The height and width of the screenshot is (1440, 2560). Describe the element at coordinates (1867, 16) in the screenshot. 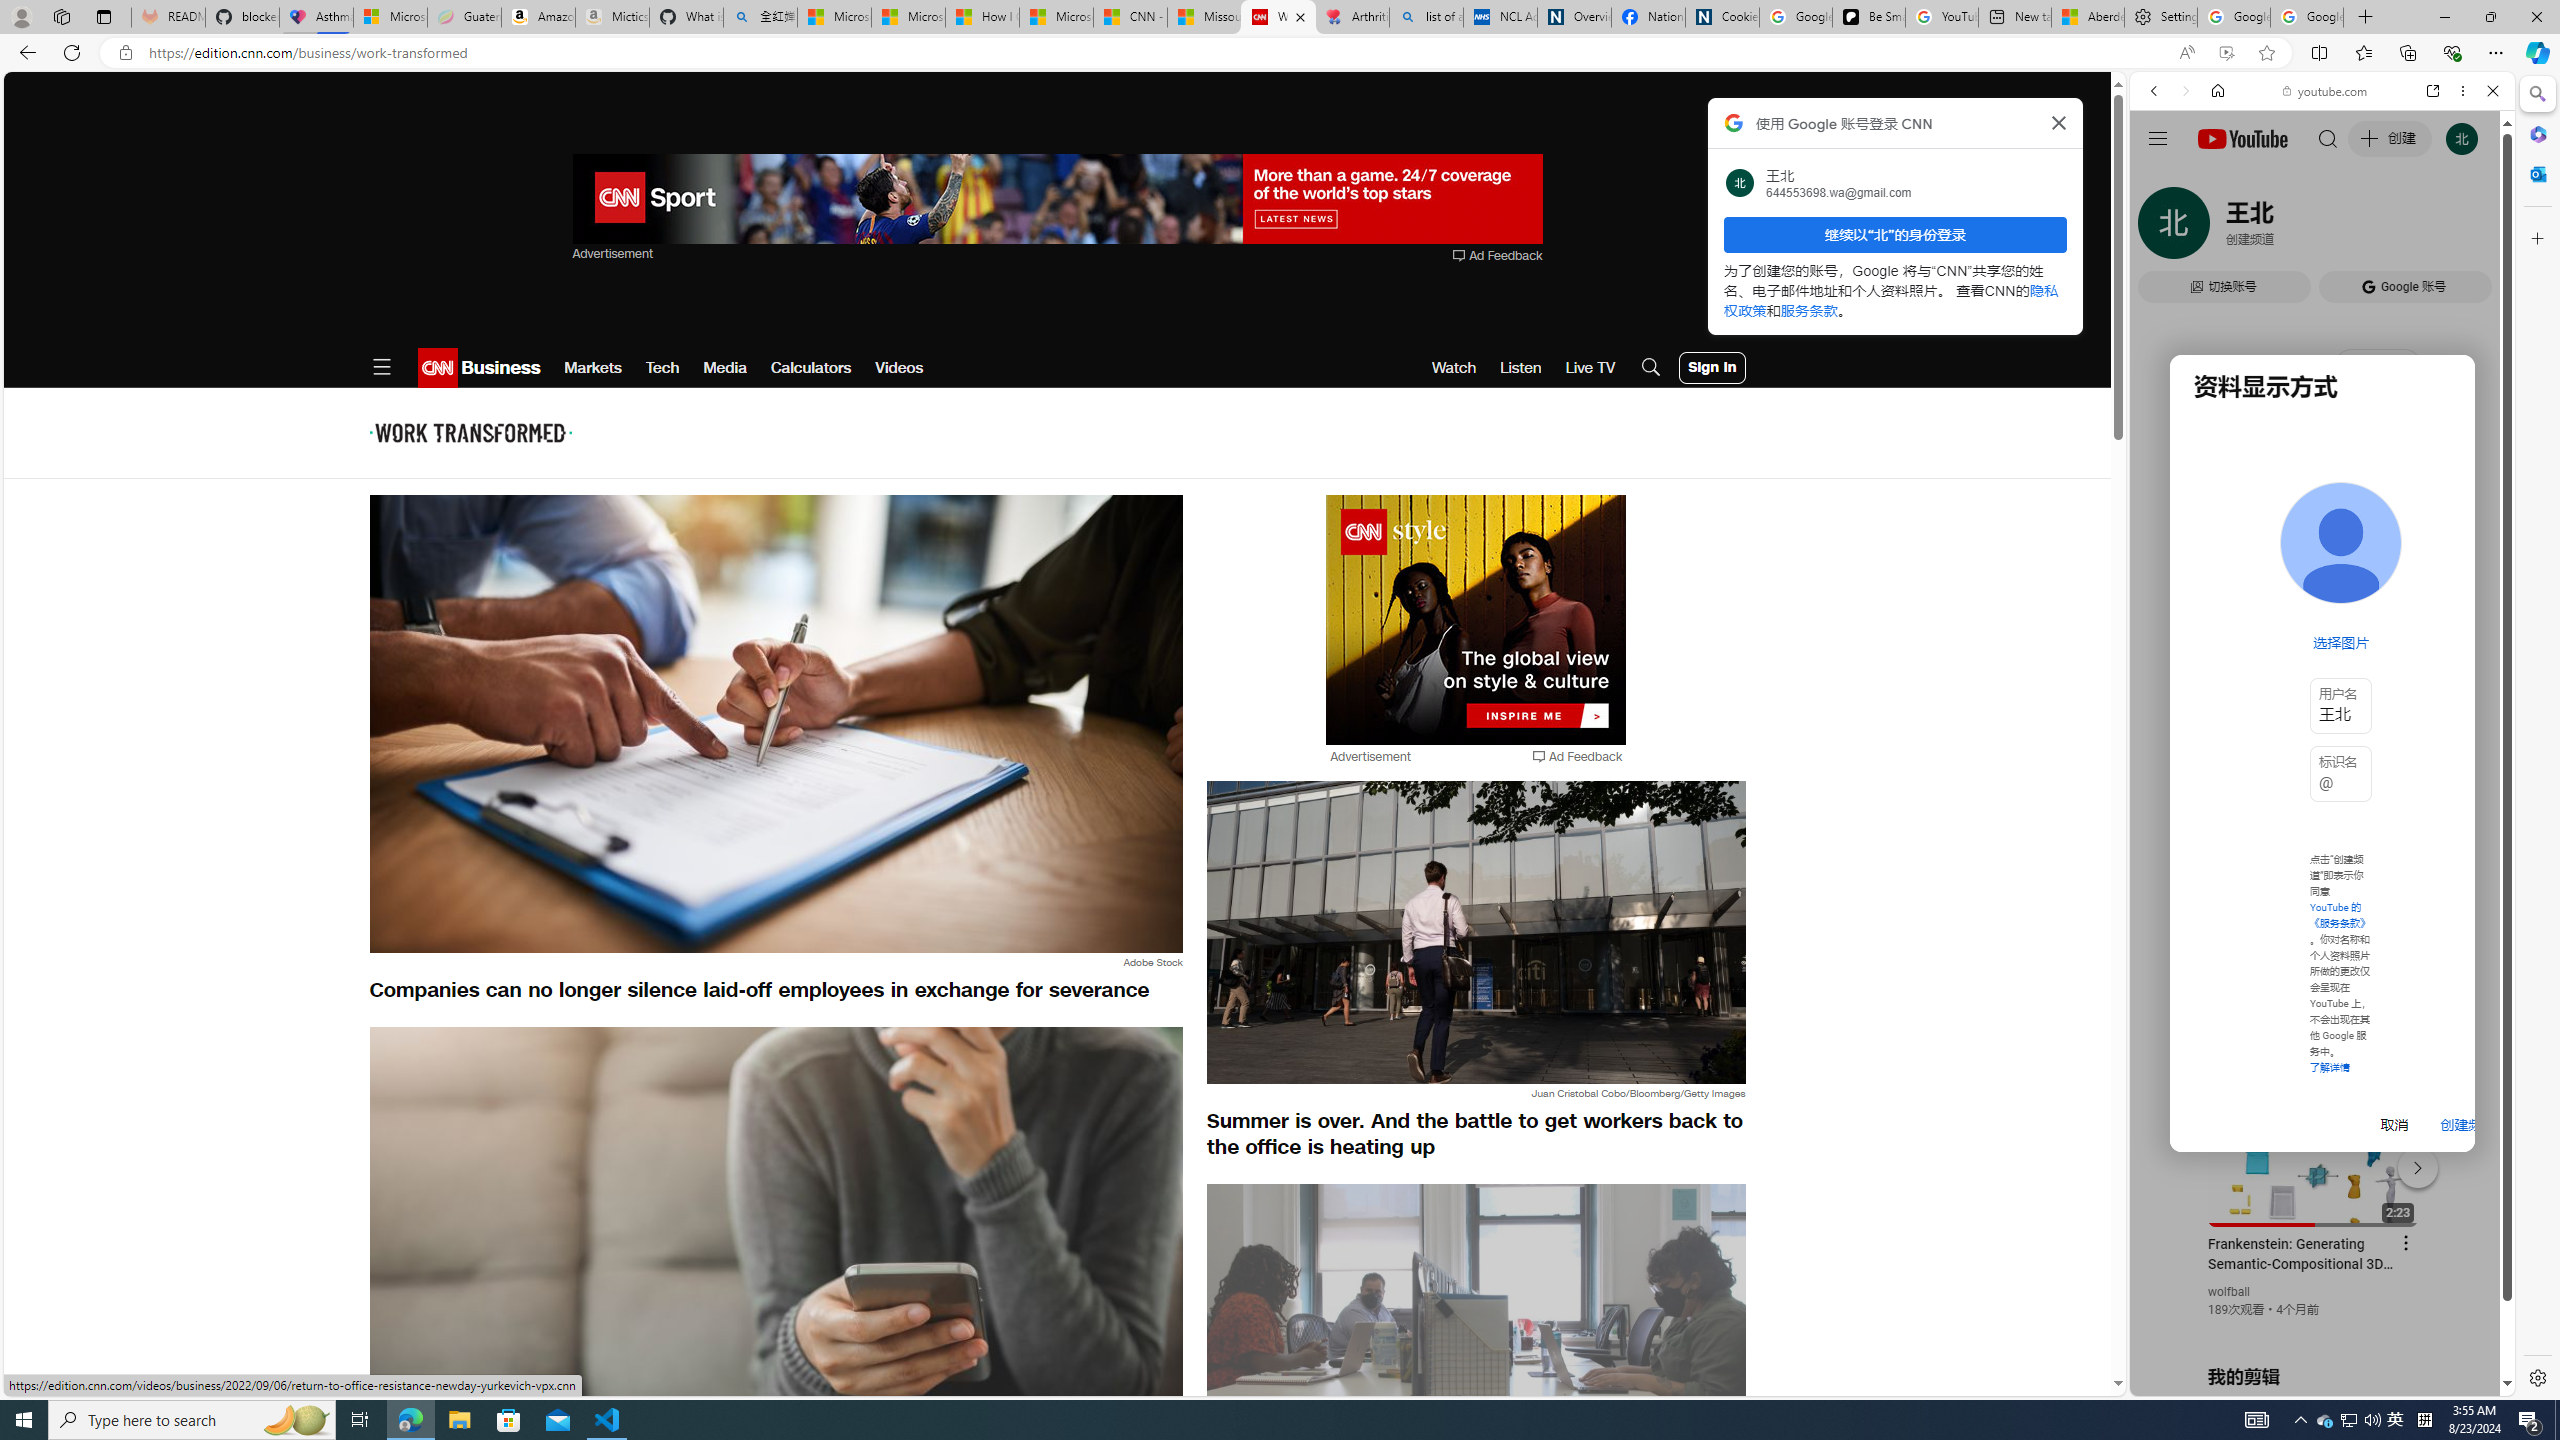

I see `'Be Smart | creating Science videos | Patreon'` at that location.